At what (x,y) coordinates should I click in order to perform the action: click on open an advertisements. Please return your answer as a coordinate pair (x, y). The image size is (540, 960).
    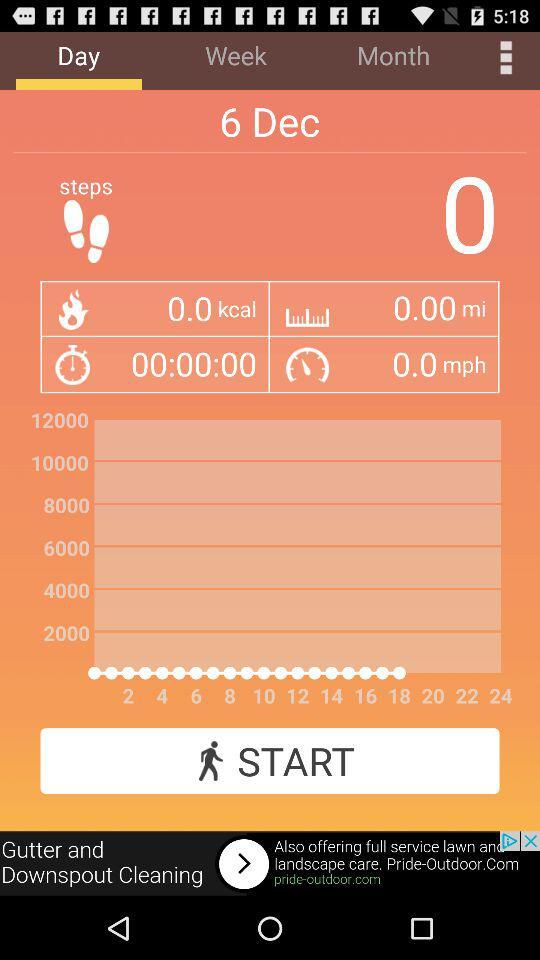
    Looking at the image, I should click on (270, 863).